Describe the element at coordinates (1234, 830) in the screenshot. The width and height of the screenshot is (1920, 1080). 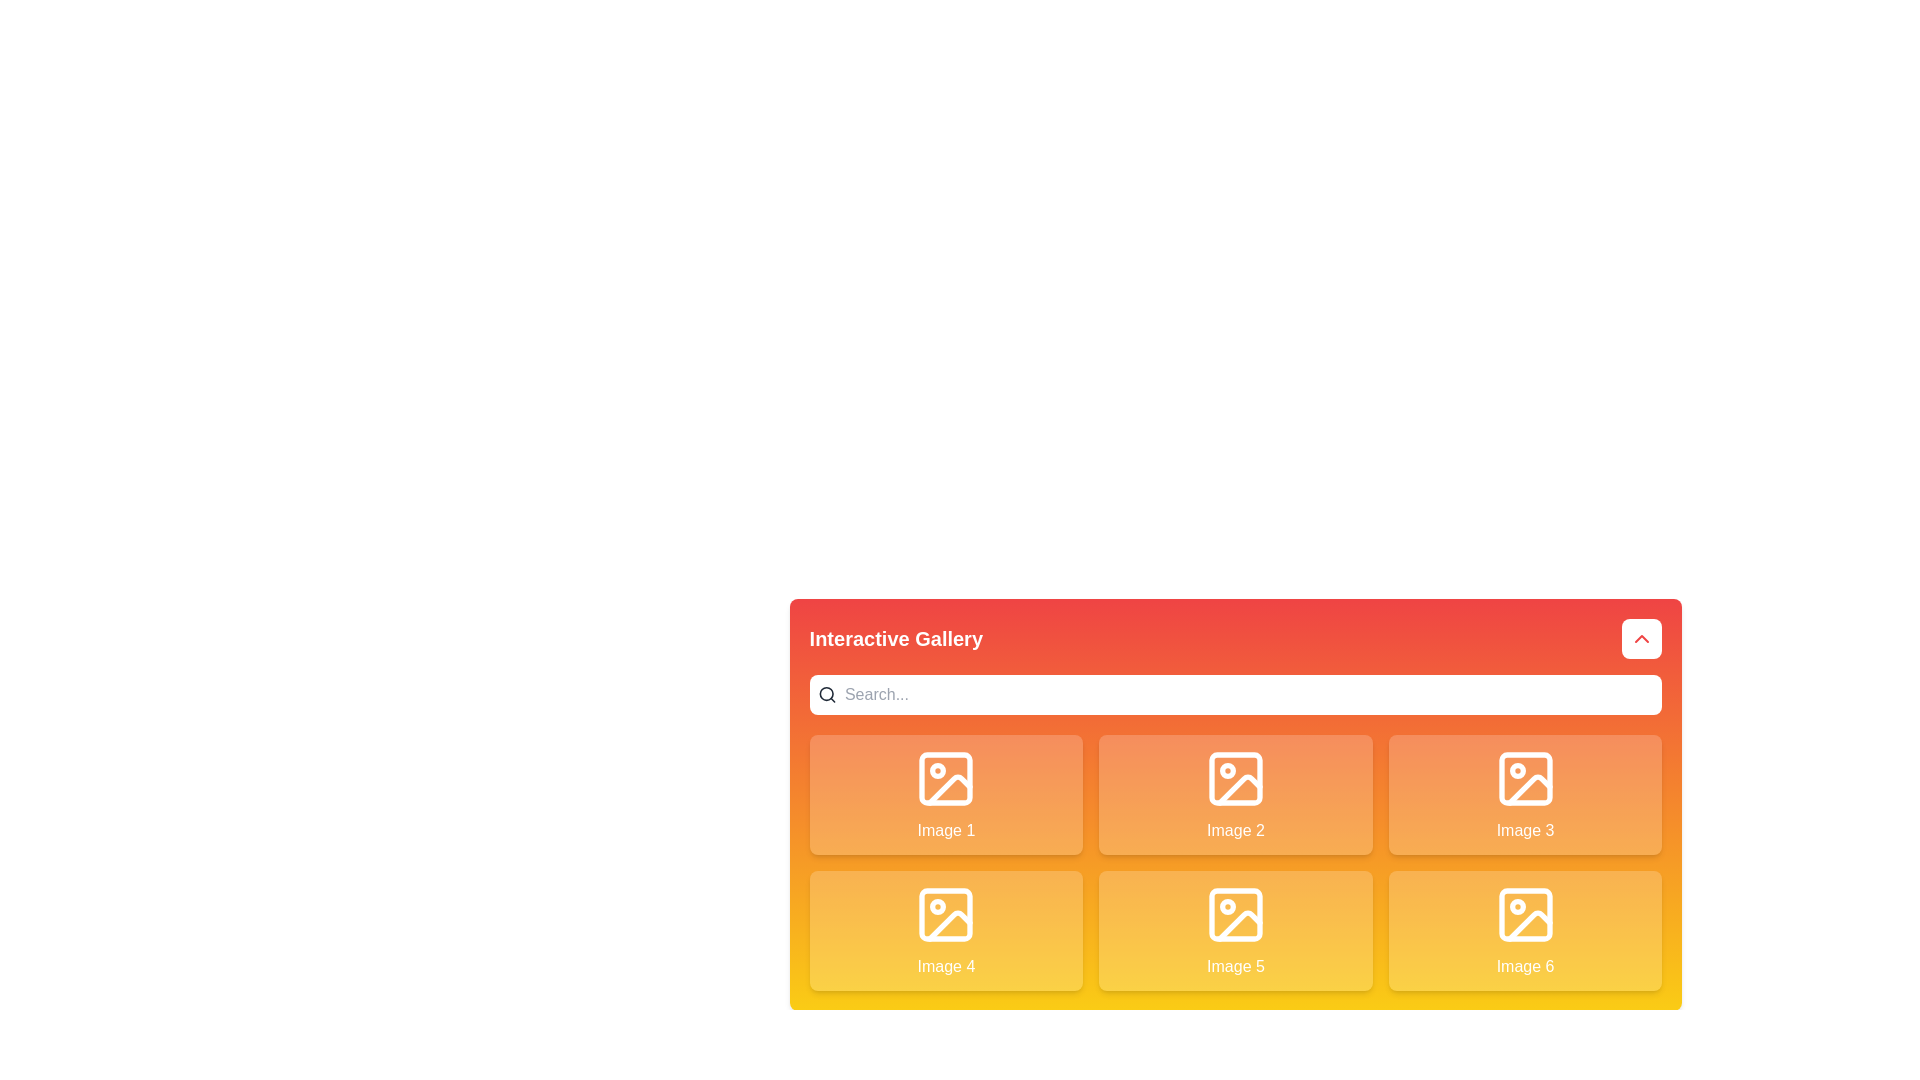
I see `the Text label that indicates the purpose or content of the associated image in the second tile of the top row of the image gallery` at that location.